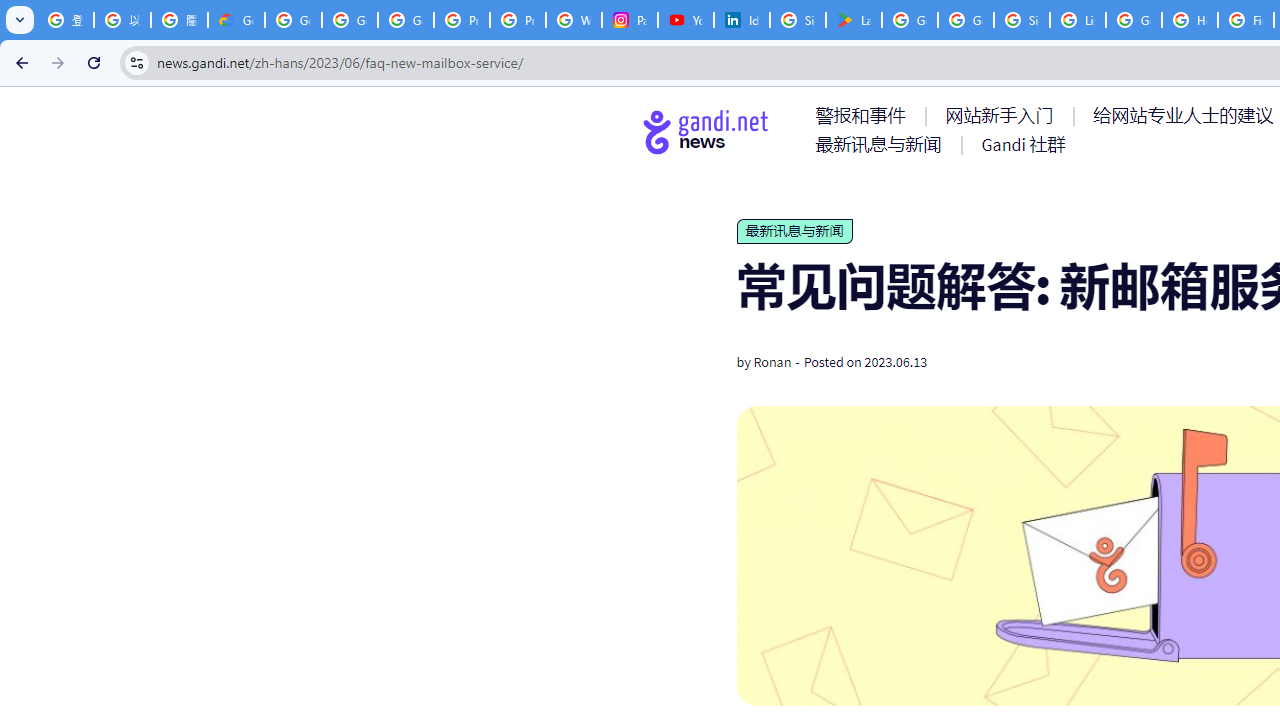  Describe the element at coordinates (771, 362) in the screenshot. I see `'Ronan'` at that location.